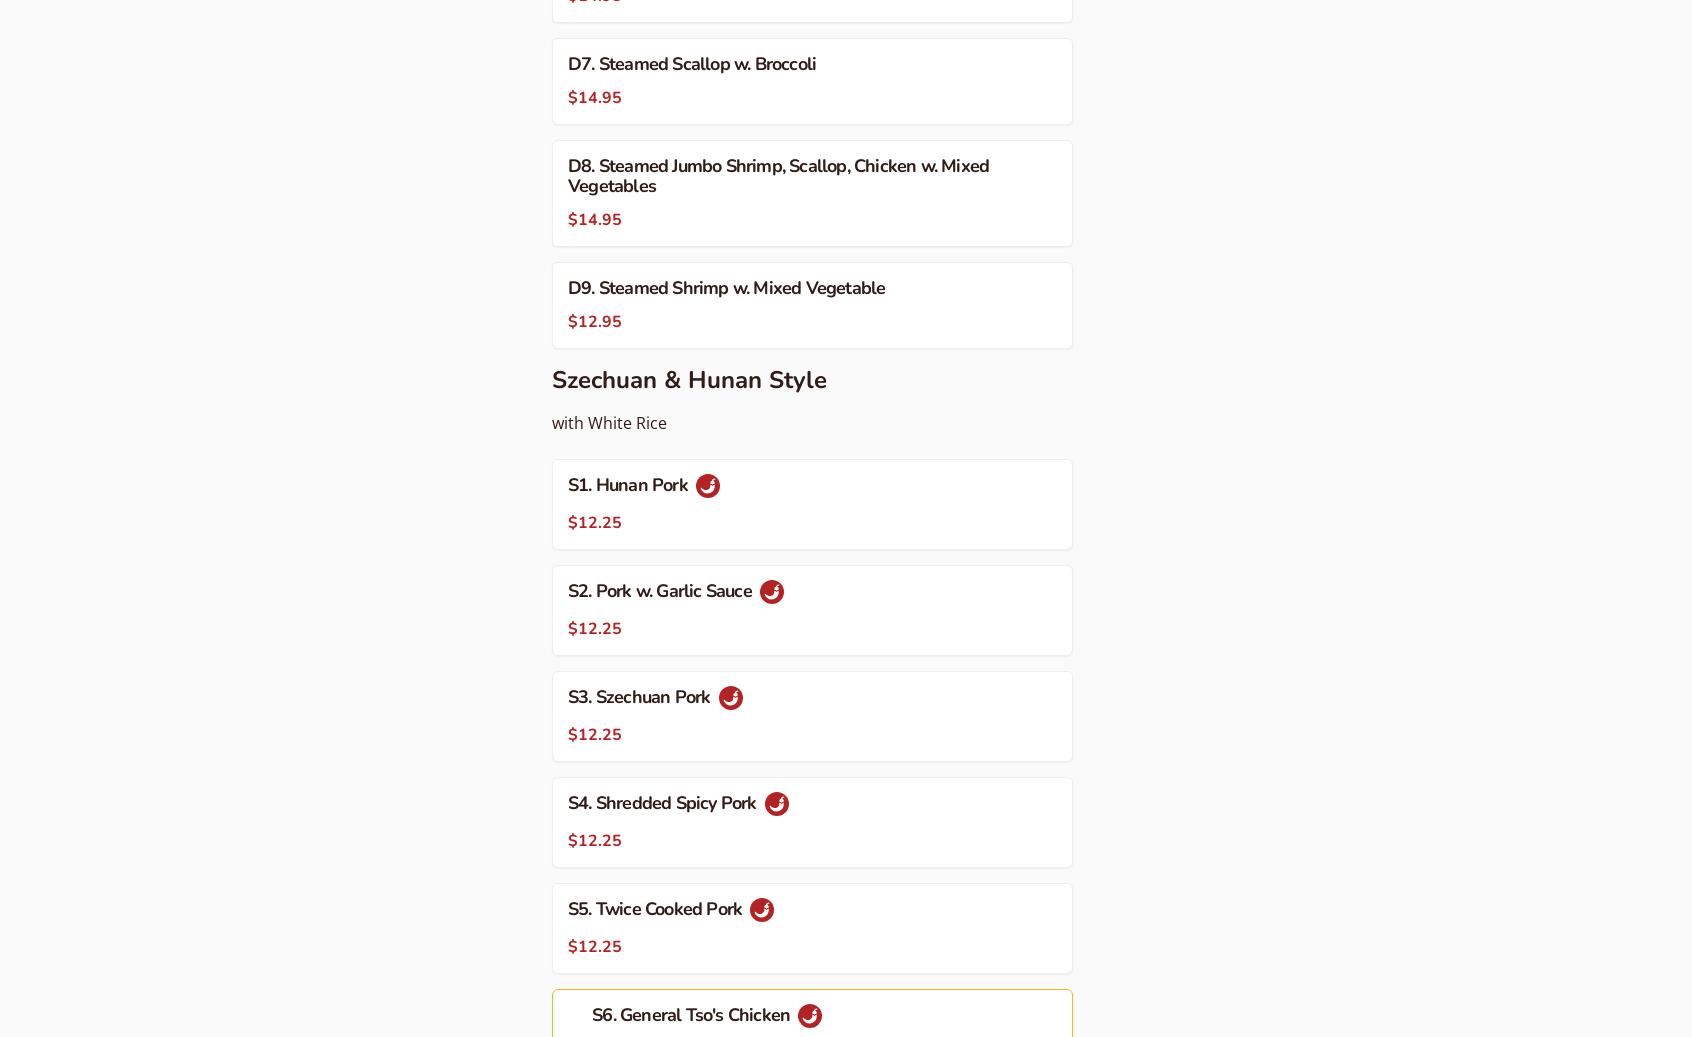  What do you see at coordinates (567, 907) in the screenshot?
I see `'S5. Twice Cooked Pork'` at bounding box center [567, 907].